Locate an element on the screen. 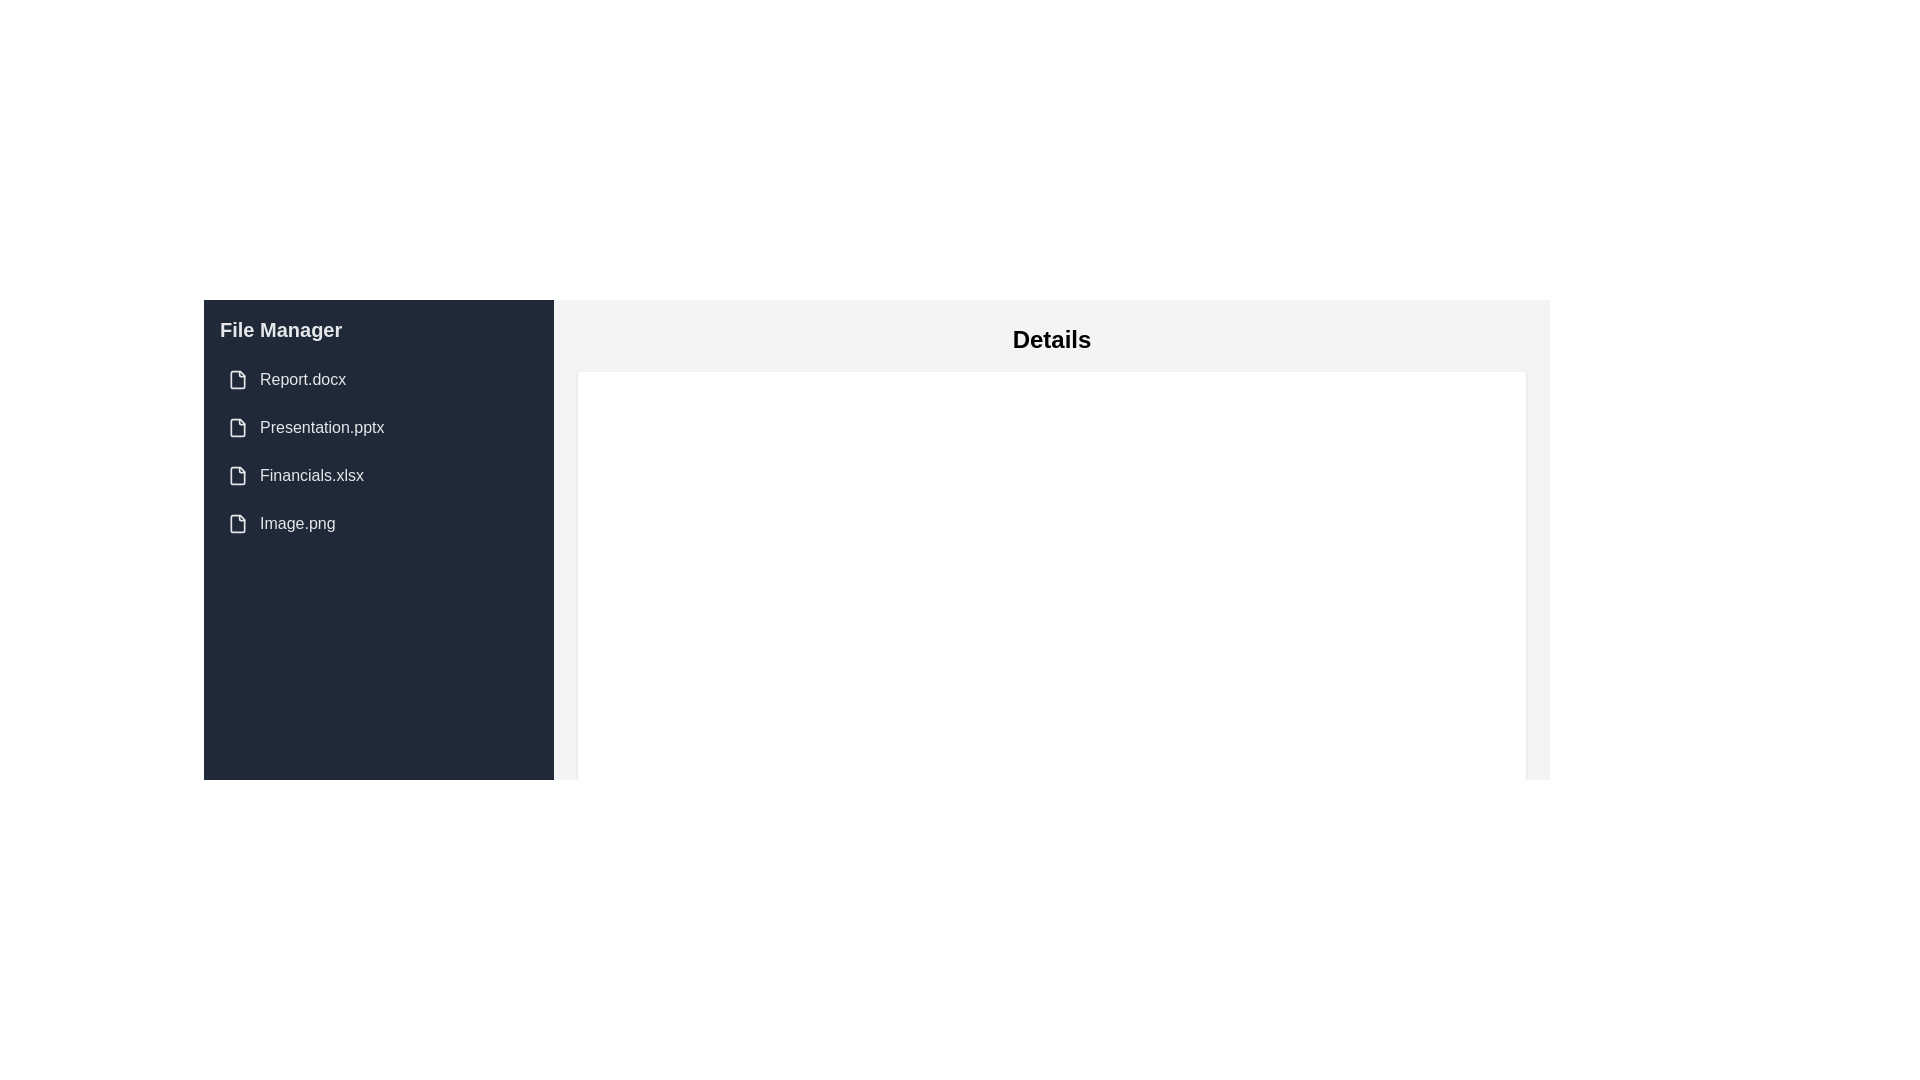  the file icon representing 'Report.docx' located in the left sidebar under 'File Manager' is located at coordinates (238, 380).